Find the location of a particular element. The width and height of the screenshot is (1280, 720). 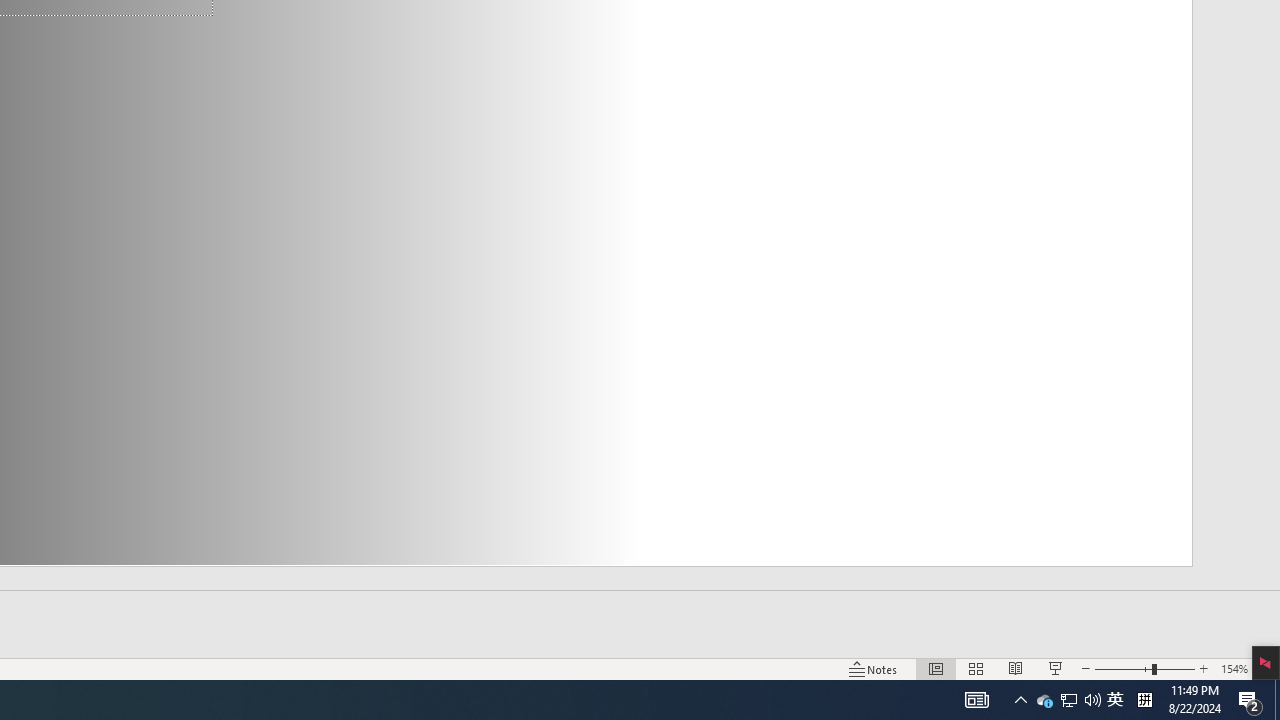

'Zoom 154%' is located at coordinates (1233, 669).